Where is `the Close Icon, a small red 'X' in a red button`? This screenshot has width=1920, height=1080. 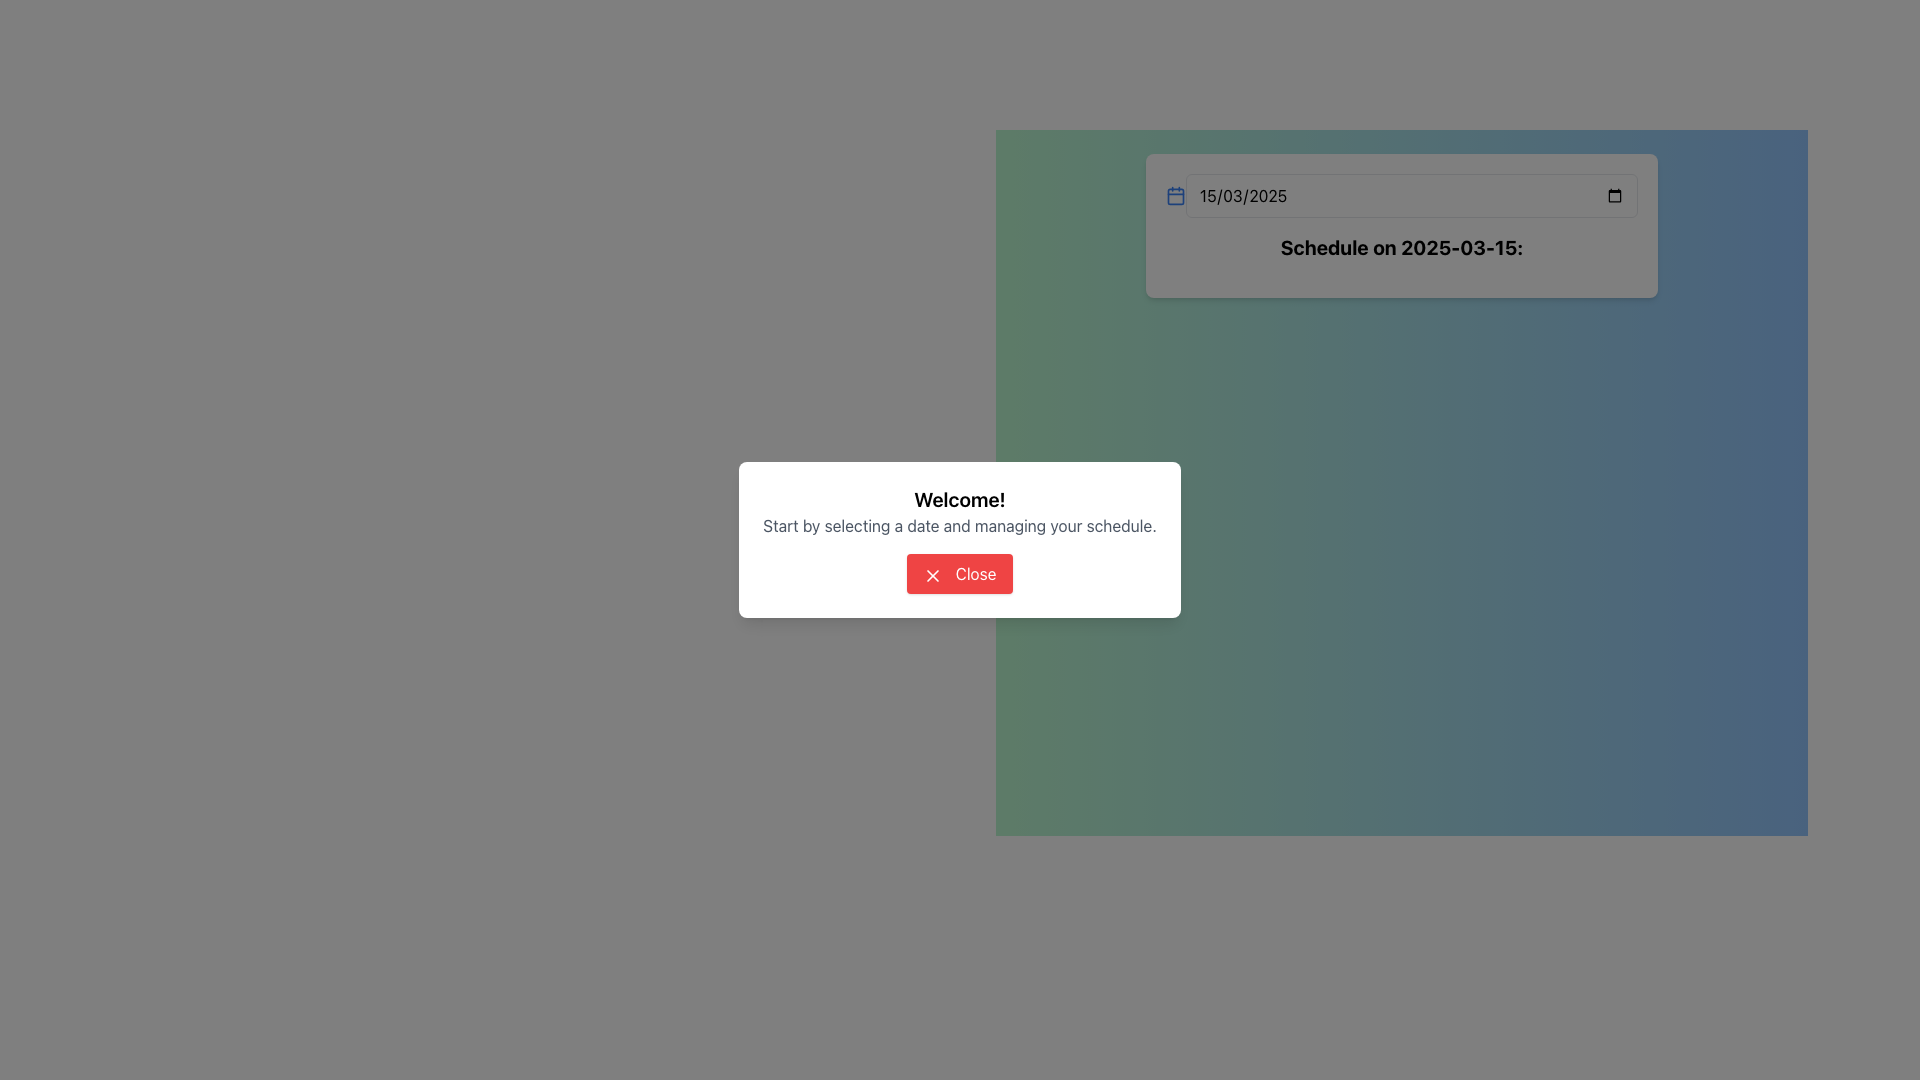 the Close Icon, a small red 'X' in a red button is located at coordinates (932, 575).